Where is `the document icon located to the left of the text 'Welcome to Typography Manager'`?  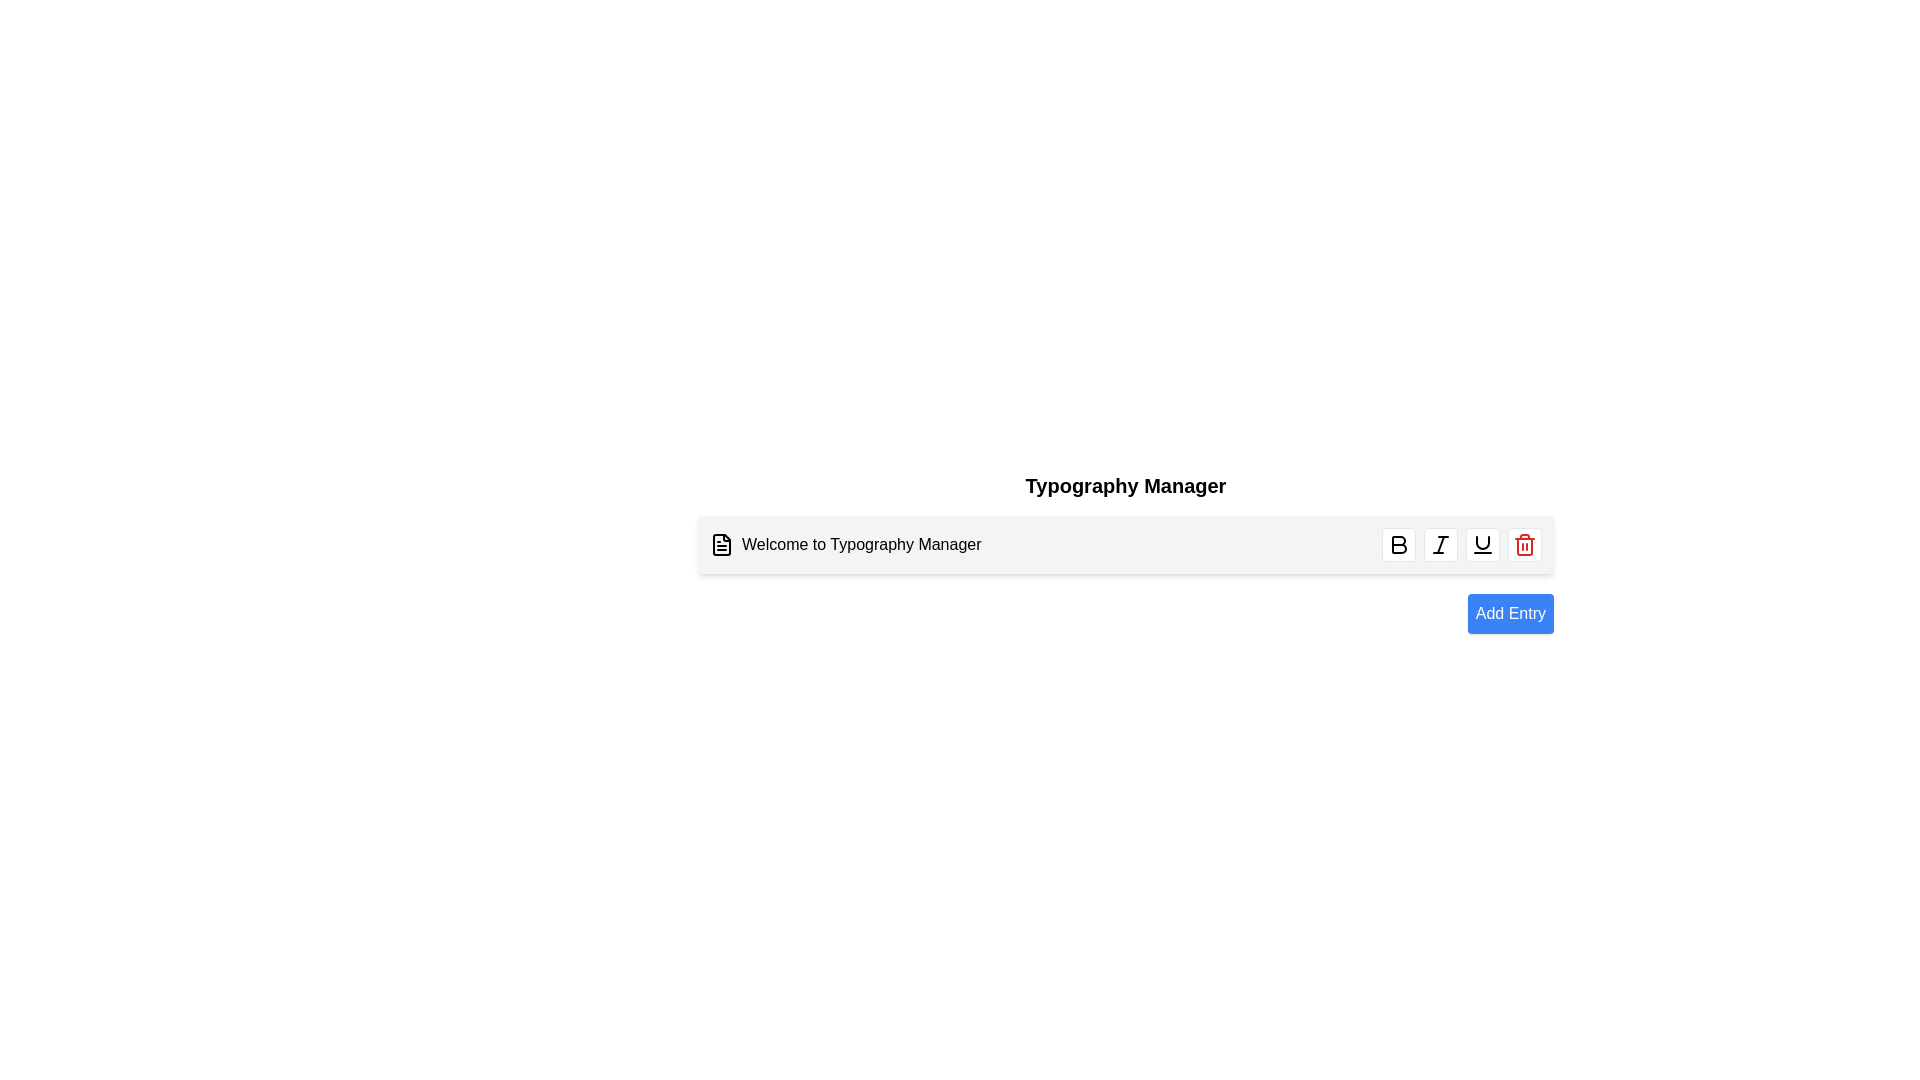 the document icon located to the left of the text 'Welcome to Typography Manager' is located at coordinates (720, 544).